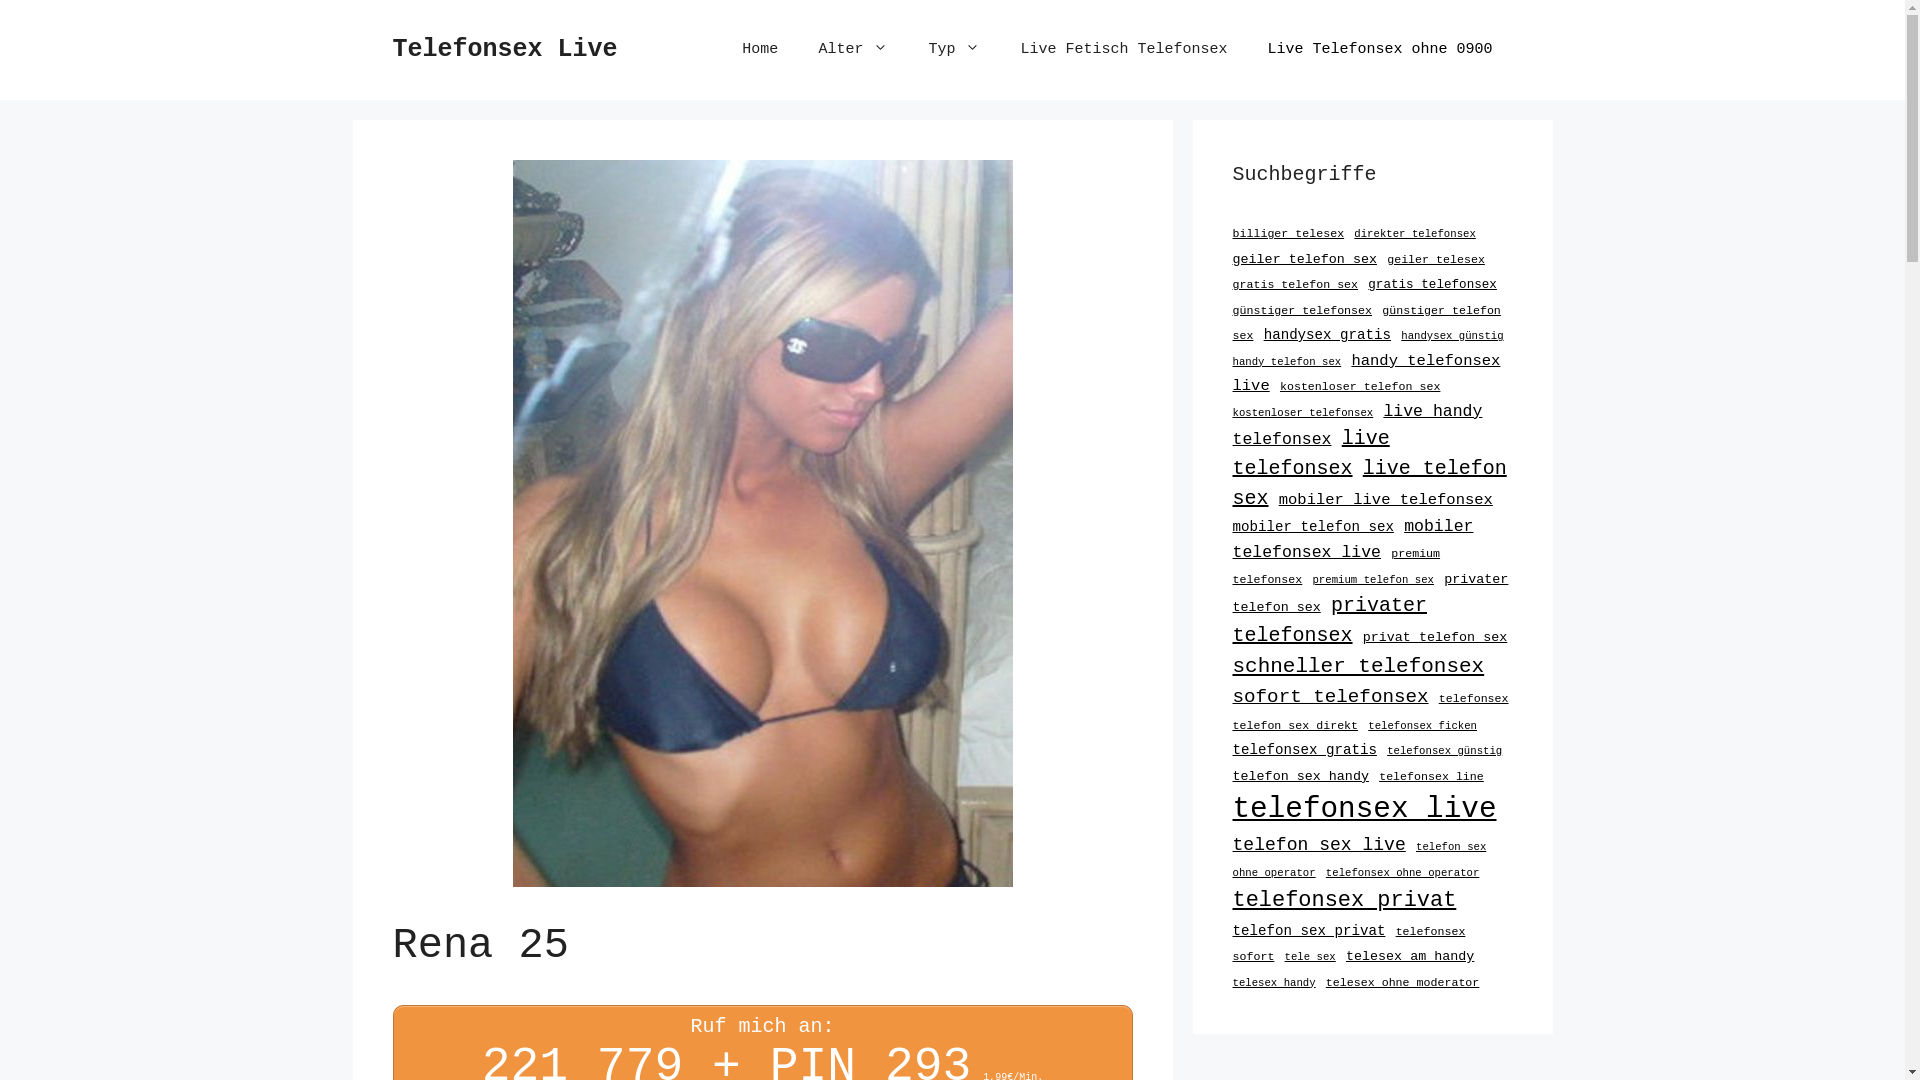  What do you see at coordinates (1310, 955) in the screenshot?
I see `'tele sex'` at bounding box center [1310, 955].